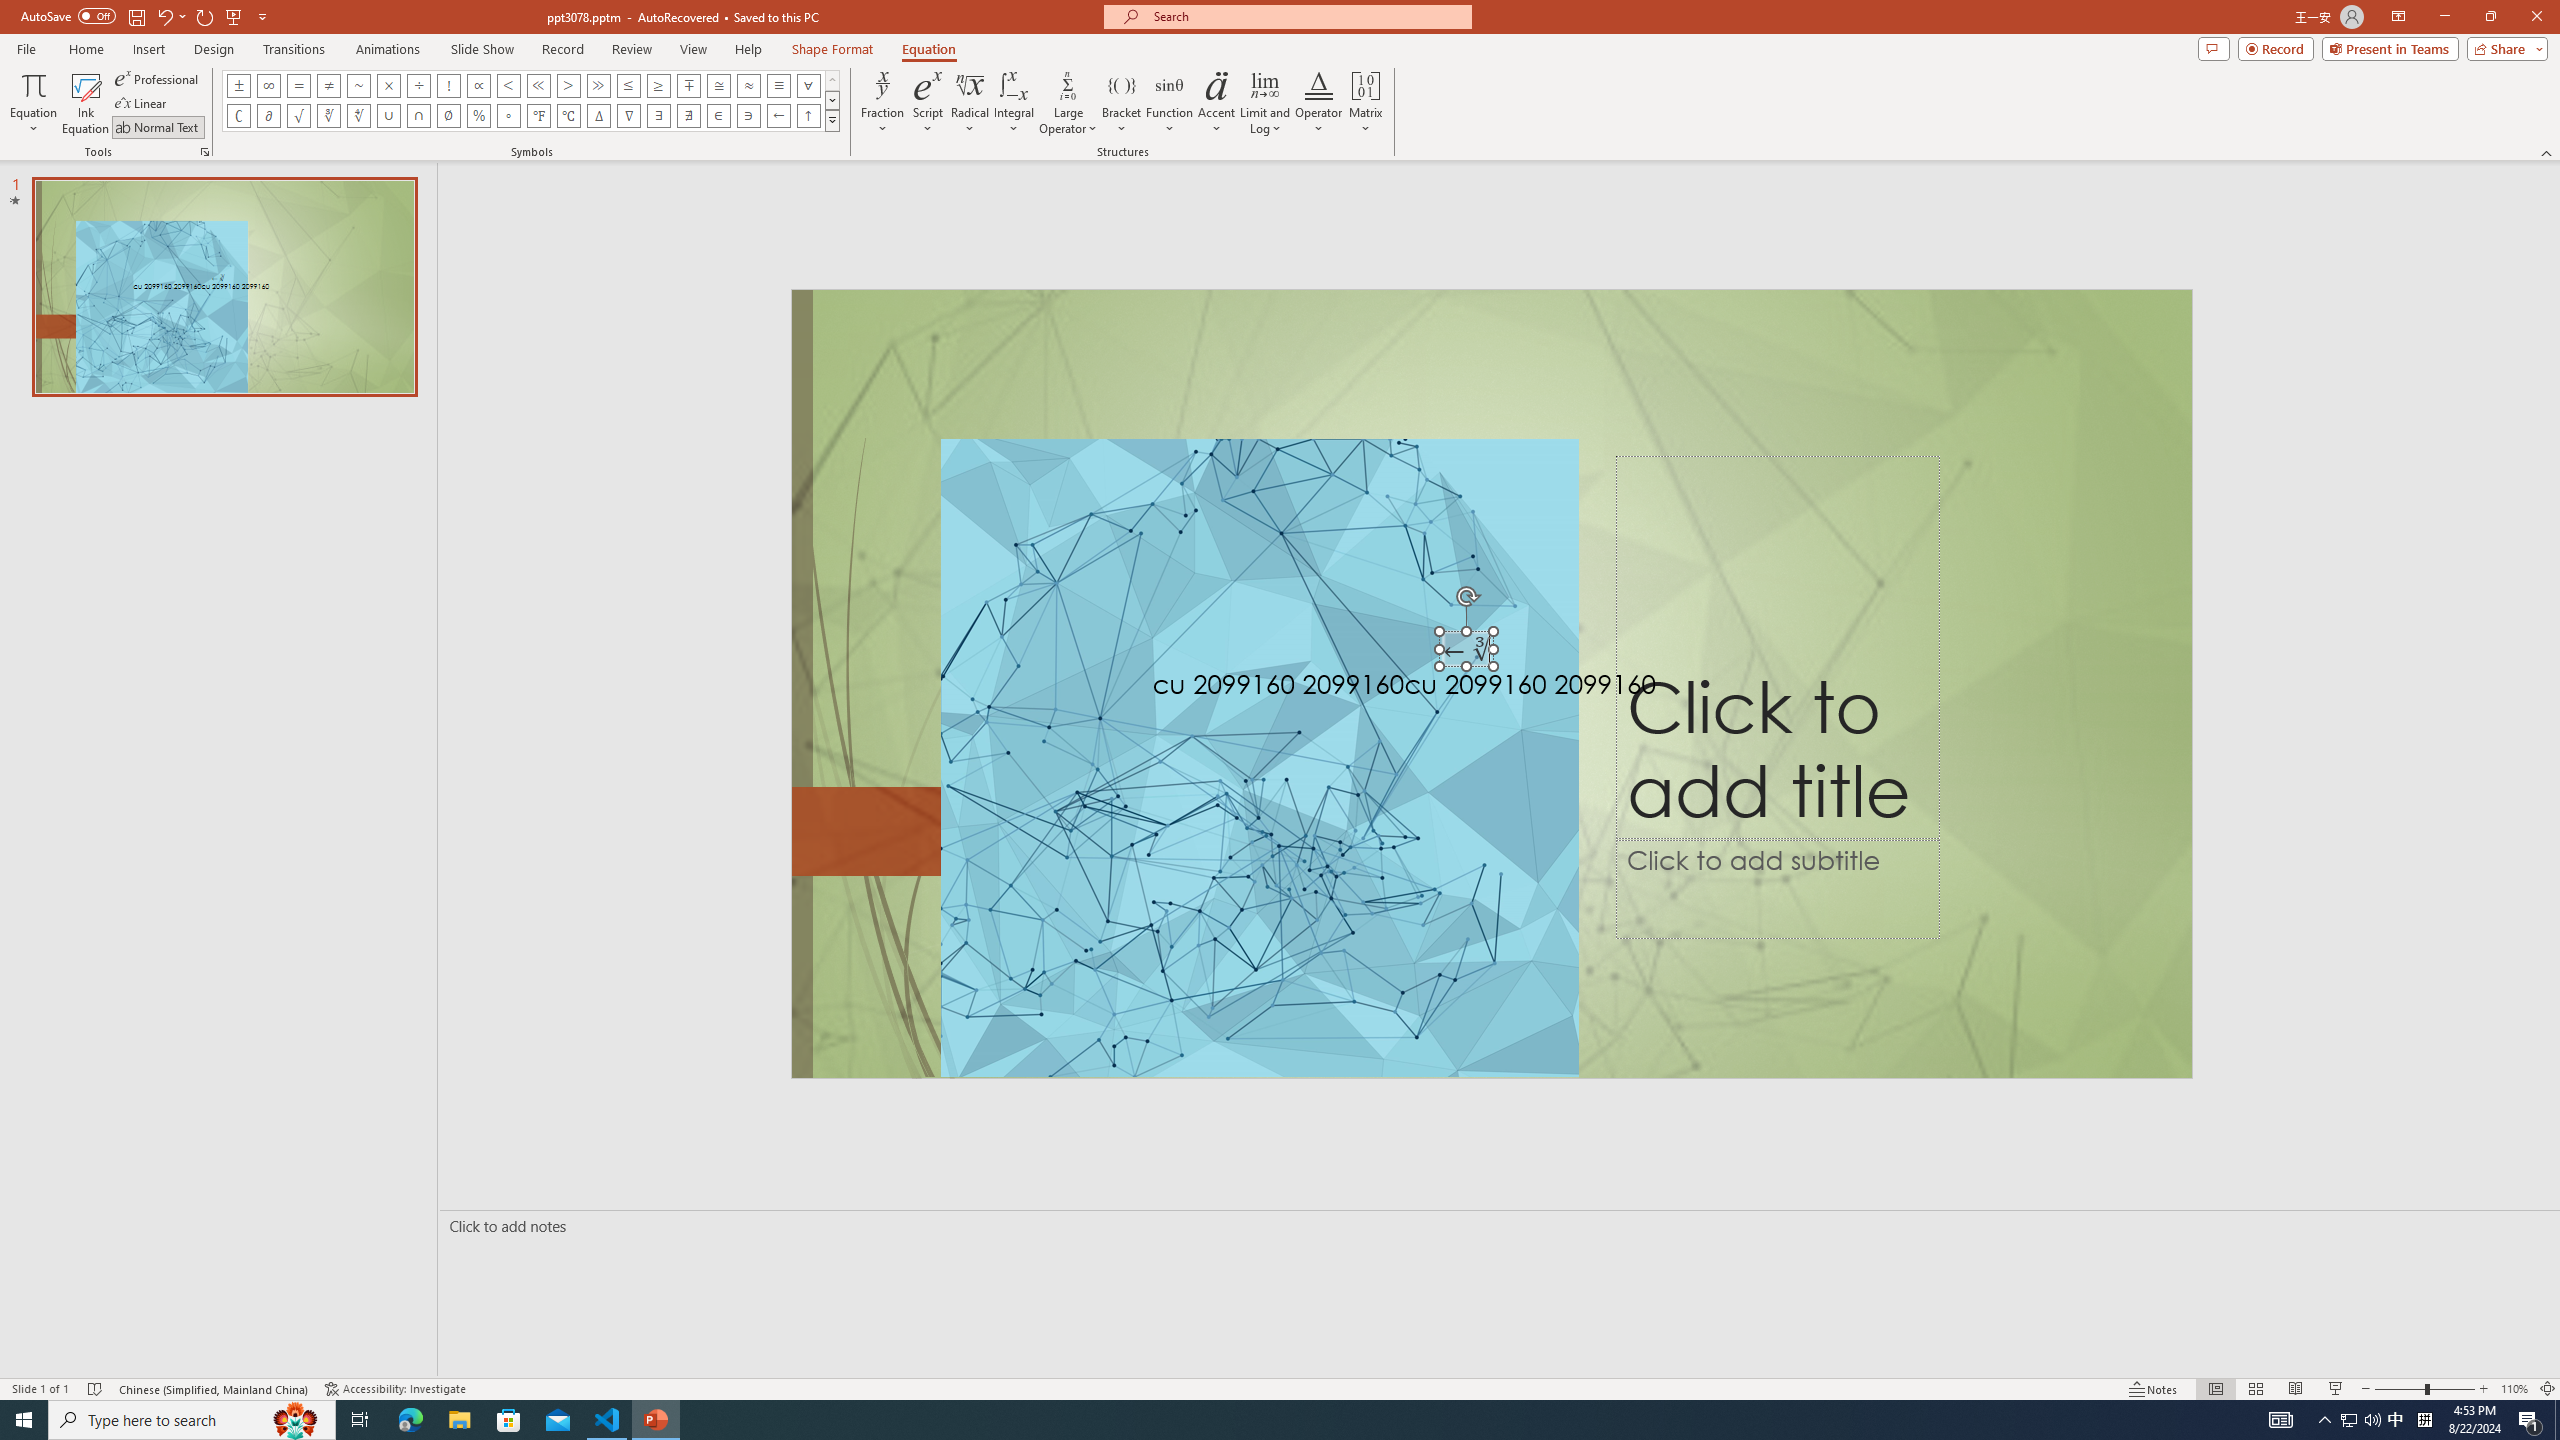 The width and height of the screenshot is (2560, 1440). I want to click on 'Equation Symbol Fourth Root', so click(358, 114).